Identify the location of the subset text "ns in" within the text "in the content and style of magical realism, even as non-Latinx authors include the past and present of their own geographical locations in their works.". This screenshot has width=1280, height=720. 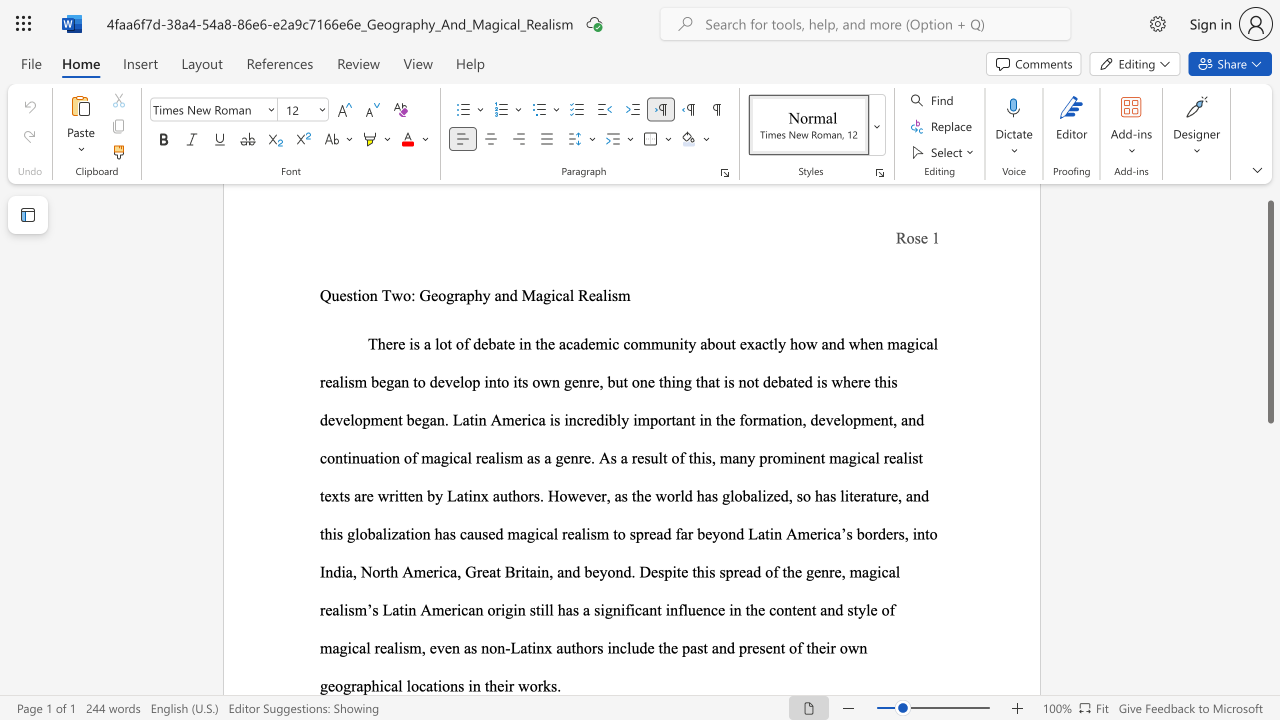
(449, 685).